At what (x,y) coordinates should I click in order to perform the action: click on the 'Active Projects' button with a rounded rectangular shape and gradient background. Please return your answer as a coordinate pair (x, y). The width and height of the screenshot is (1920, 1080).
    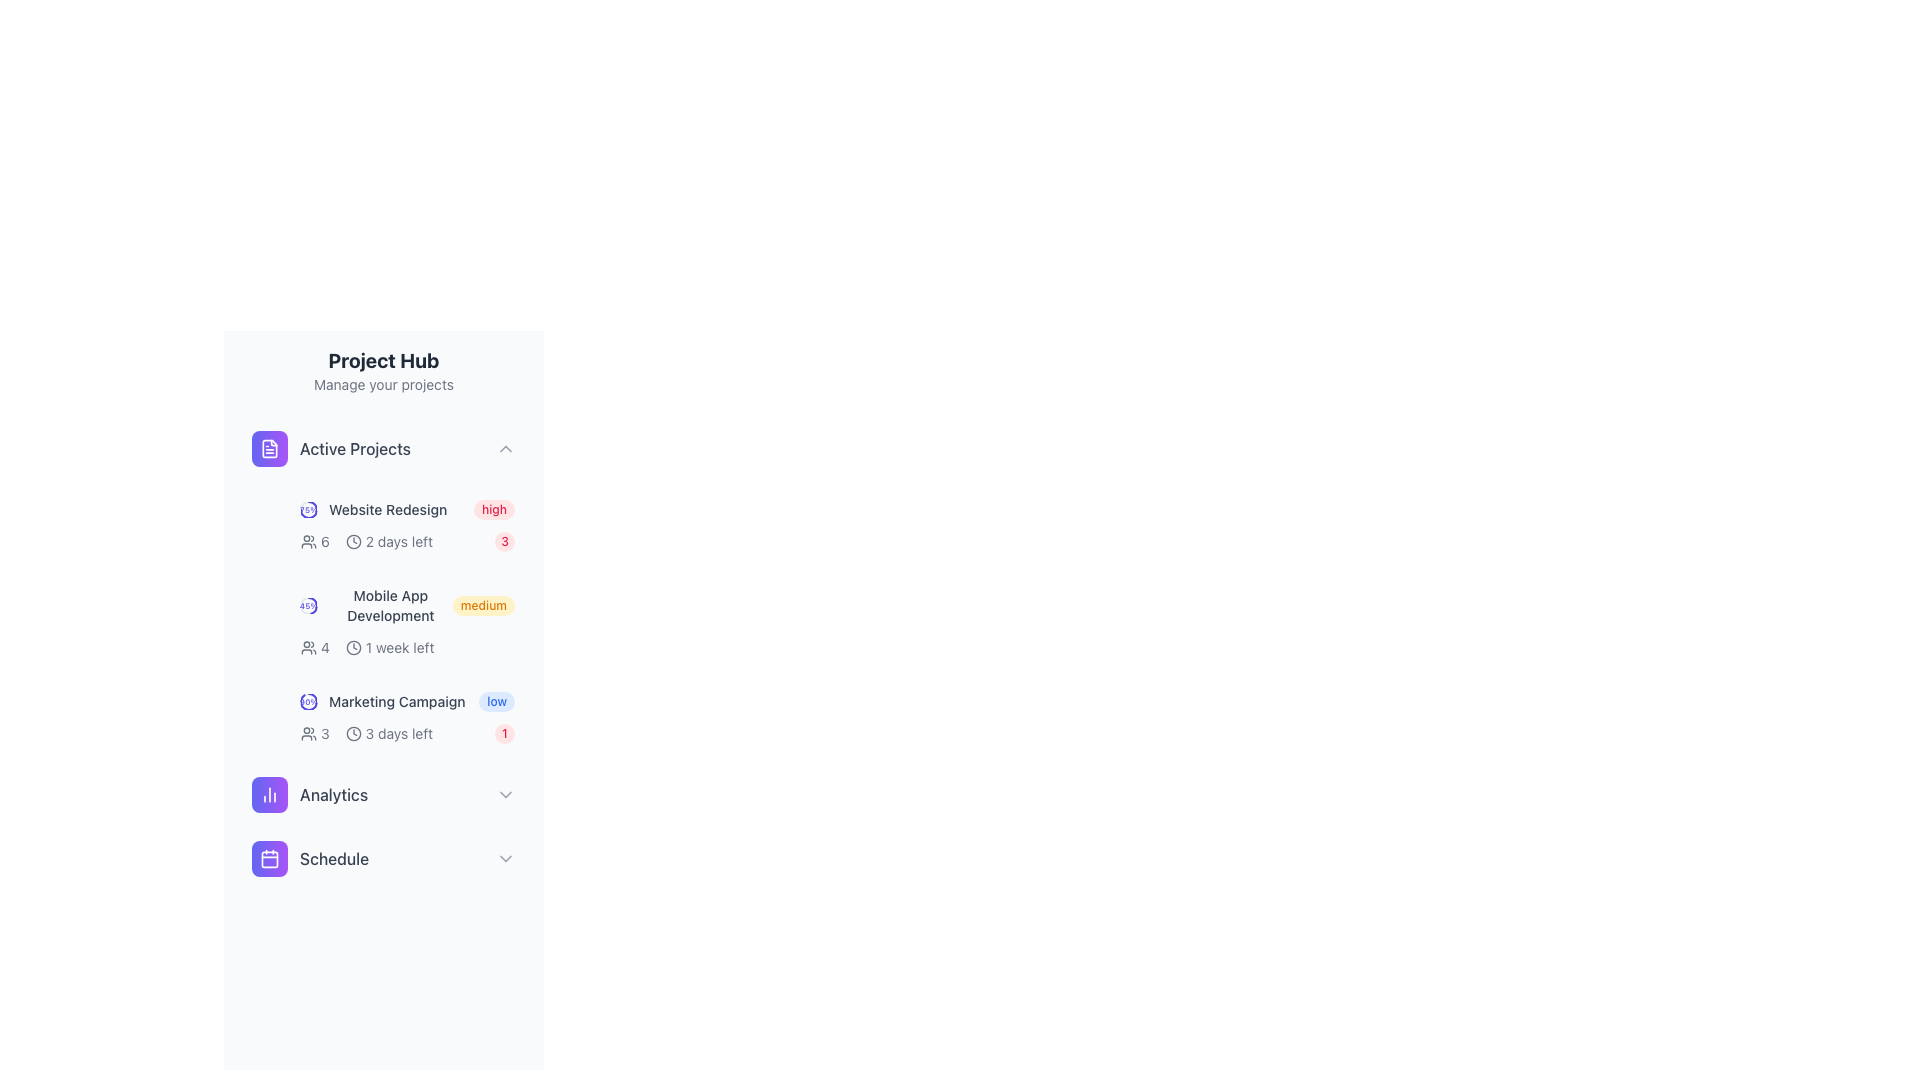
    Looking at the image, I should click on (384, 447).